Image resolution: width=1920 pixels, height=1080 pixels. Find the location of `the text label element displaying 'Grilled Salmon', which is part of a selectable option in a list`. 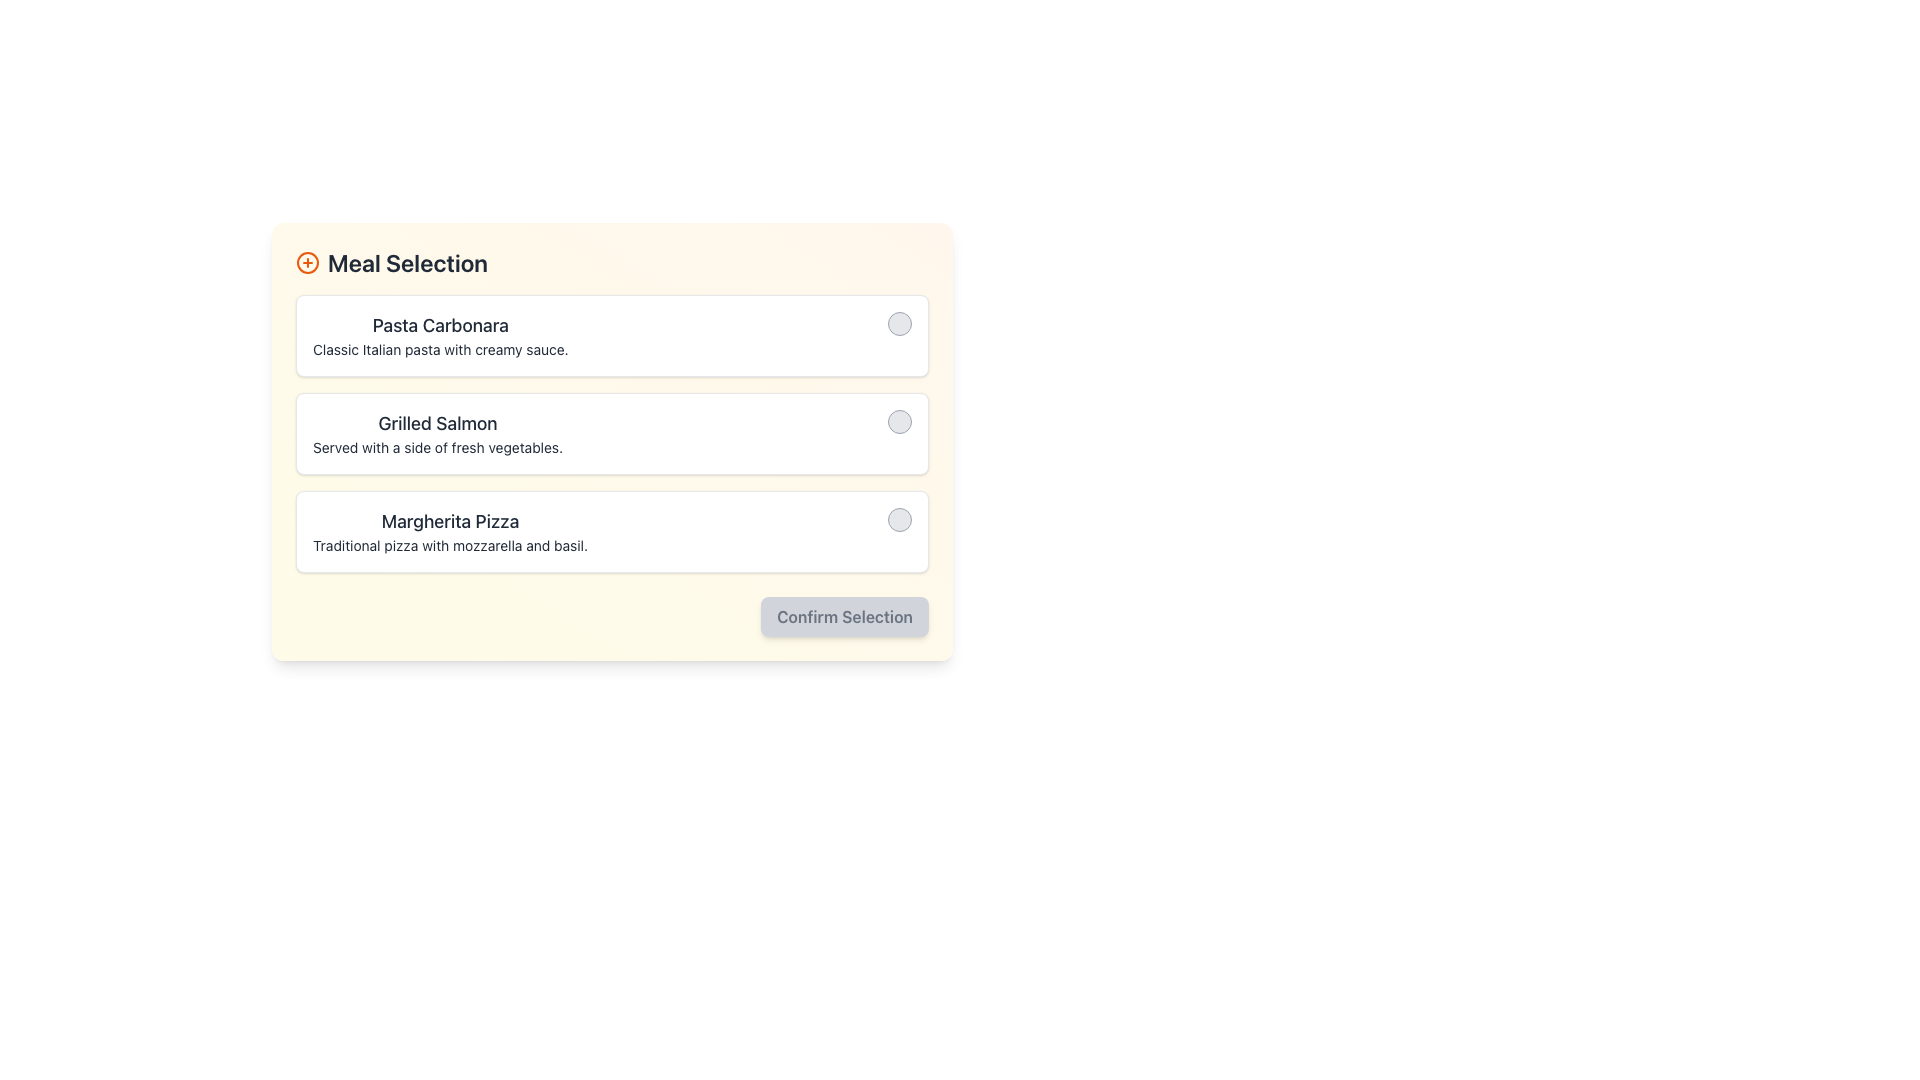

the text label element displaying 'Grilled Salmon', which is part of a selectable option in a list is located at coordinates (437, 433).